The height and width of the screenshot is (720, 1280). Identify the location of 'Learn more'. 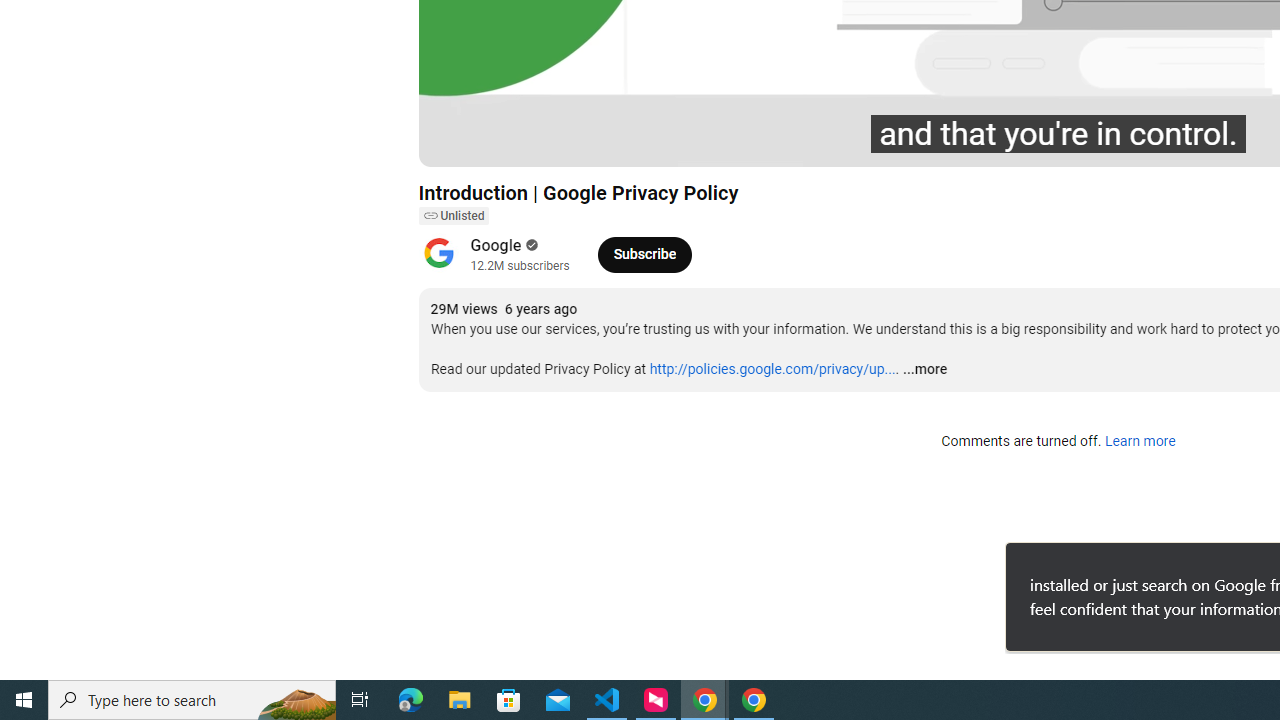
(1139, 441).